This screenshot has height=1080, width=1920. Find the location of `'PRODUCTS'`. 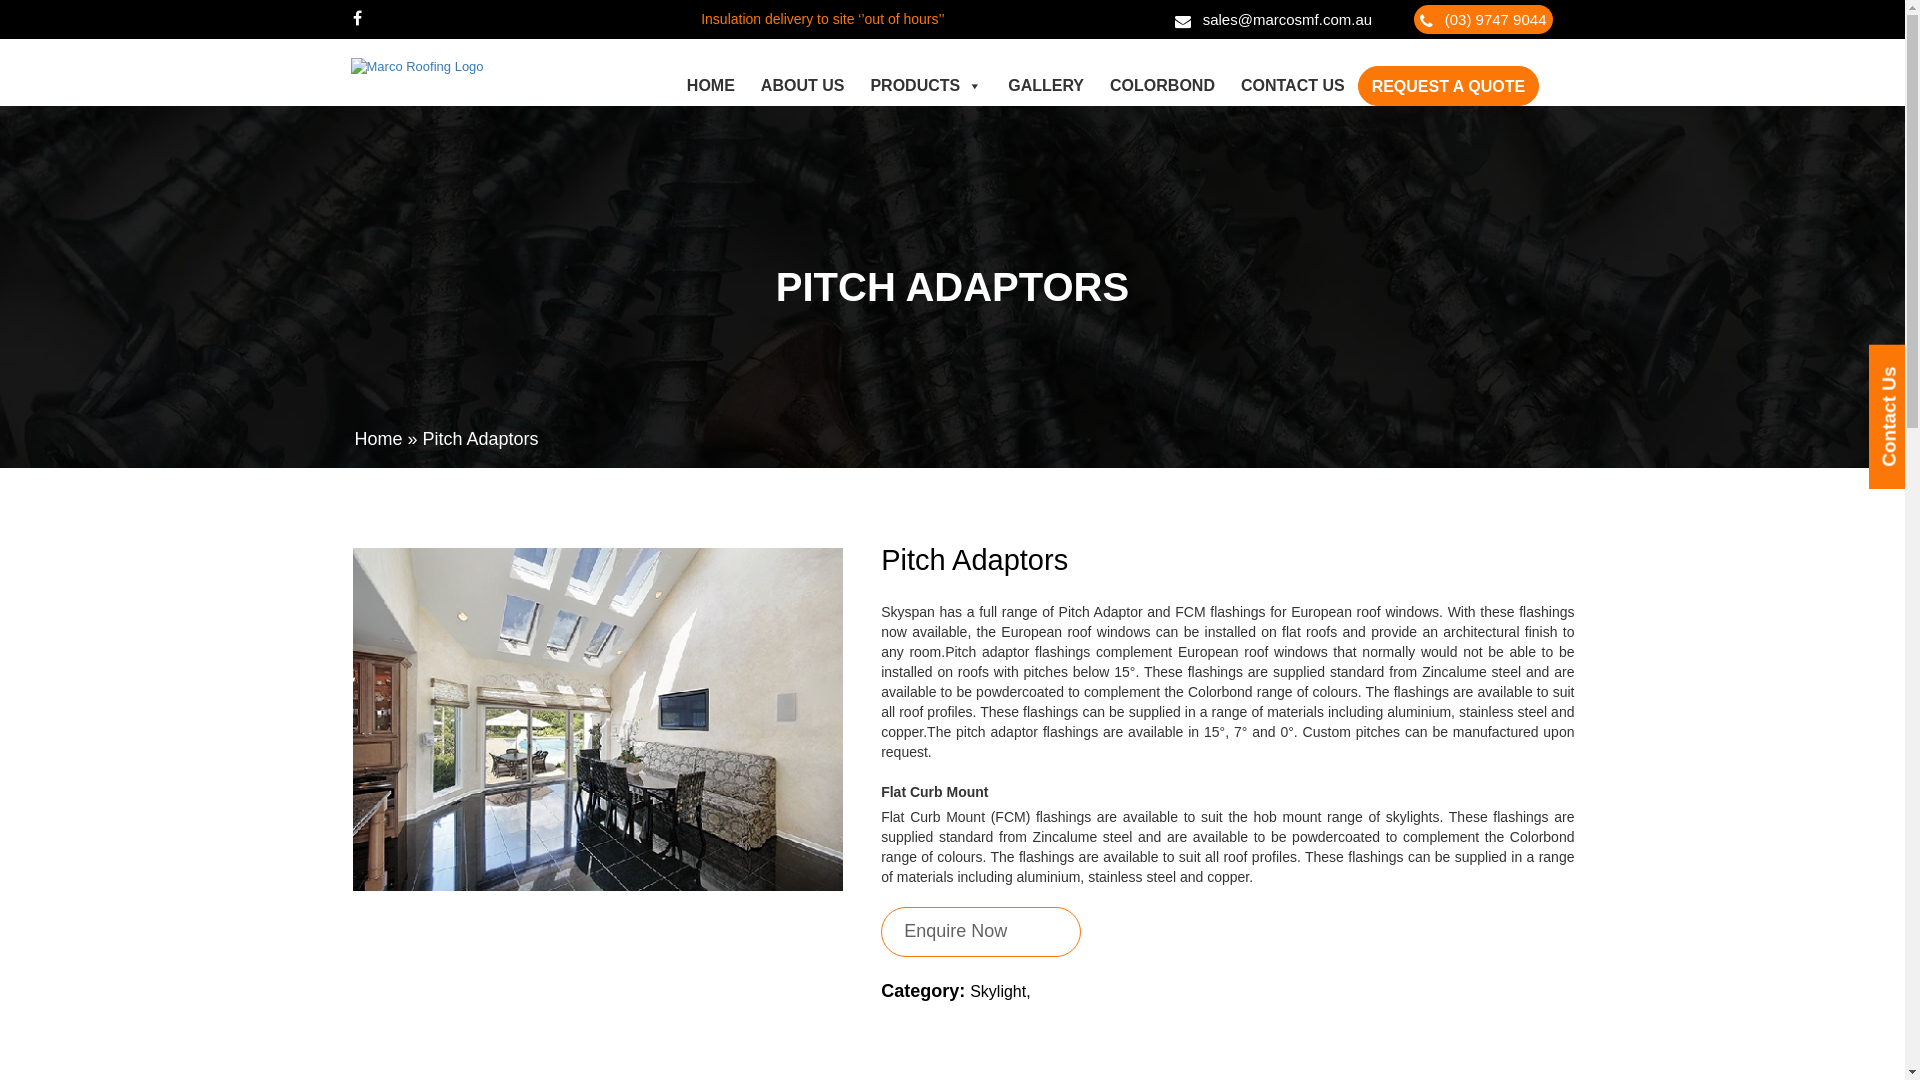

'PRODUCTS' is located at coordinates (925, 84).